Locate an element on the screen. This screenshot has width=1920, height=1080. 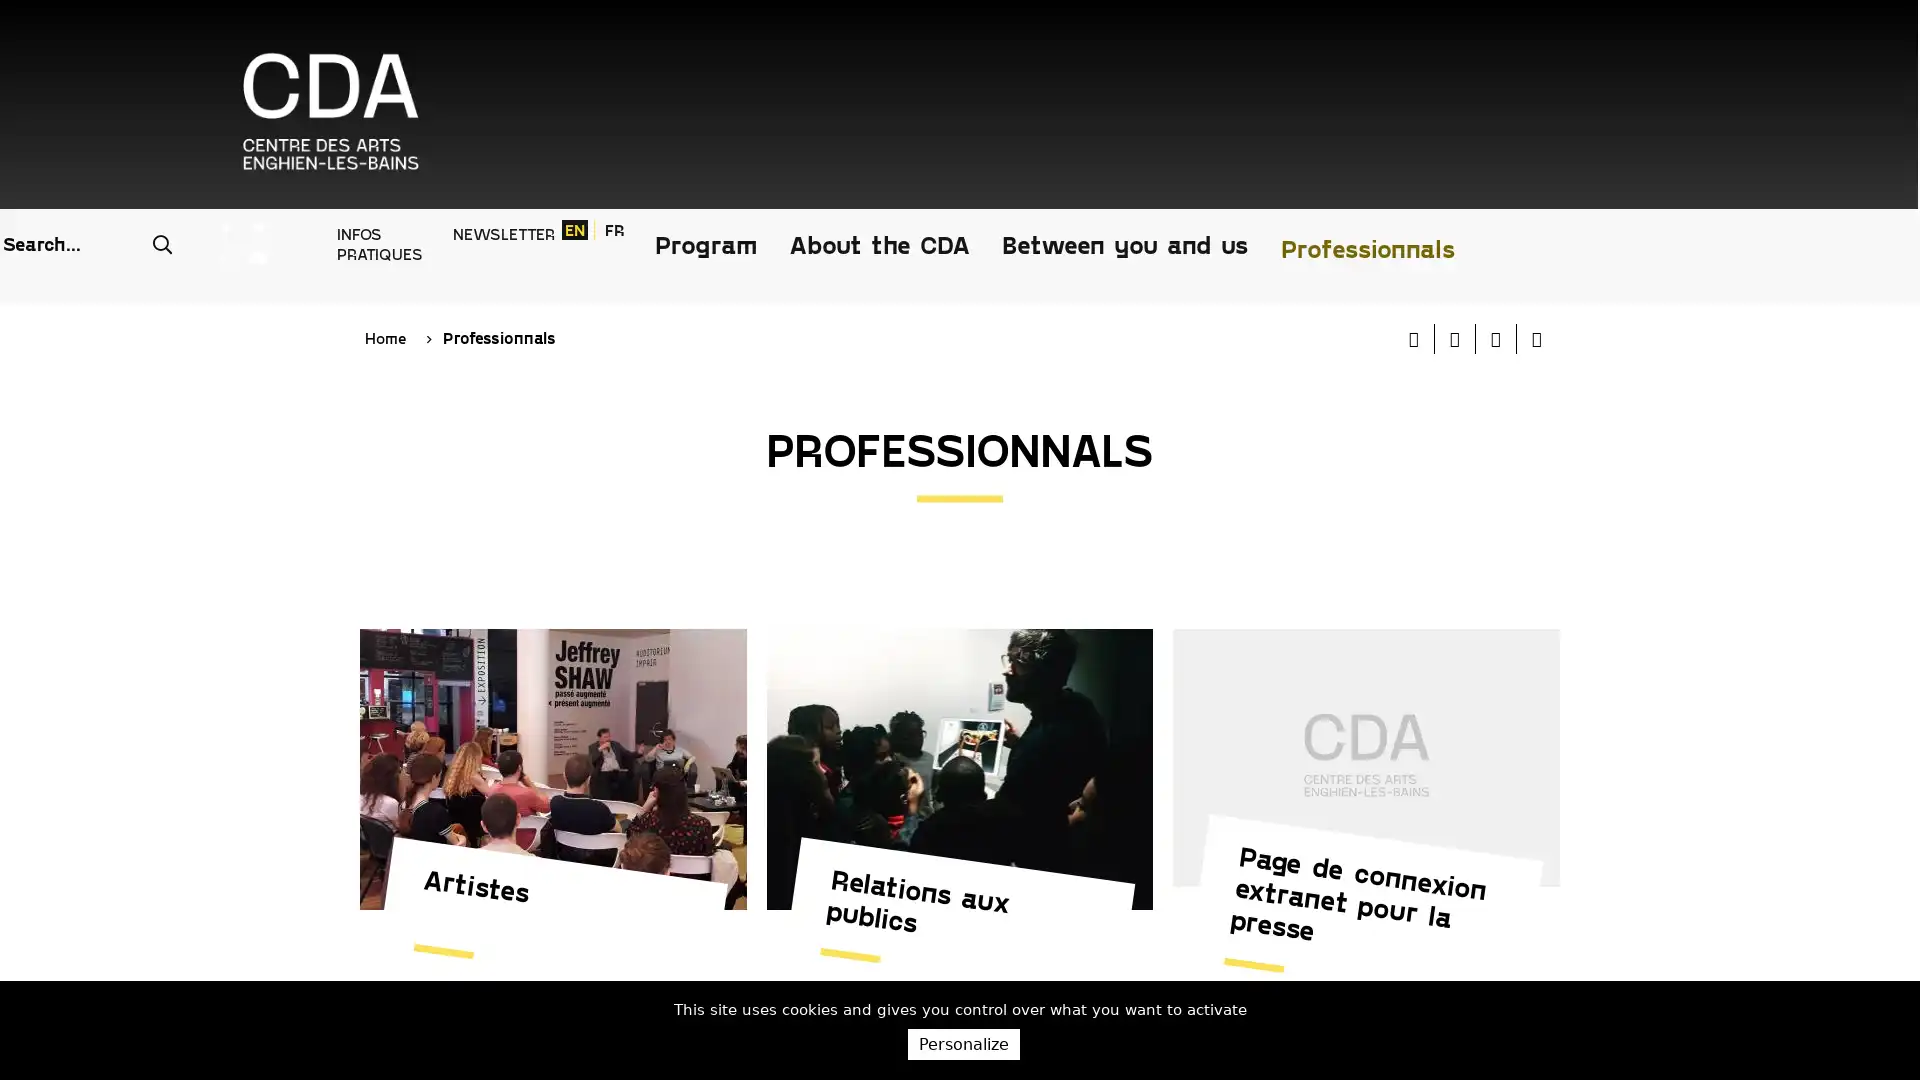
Personalize is located at coordinates (963, 1043).